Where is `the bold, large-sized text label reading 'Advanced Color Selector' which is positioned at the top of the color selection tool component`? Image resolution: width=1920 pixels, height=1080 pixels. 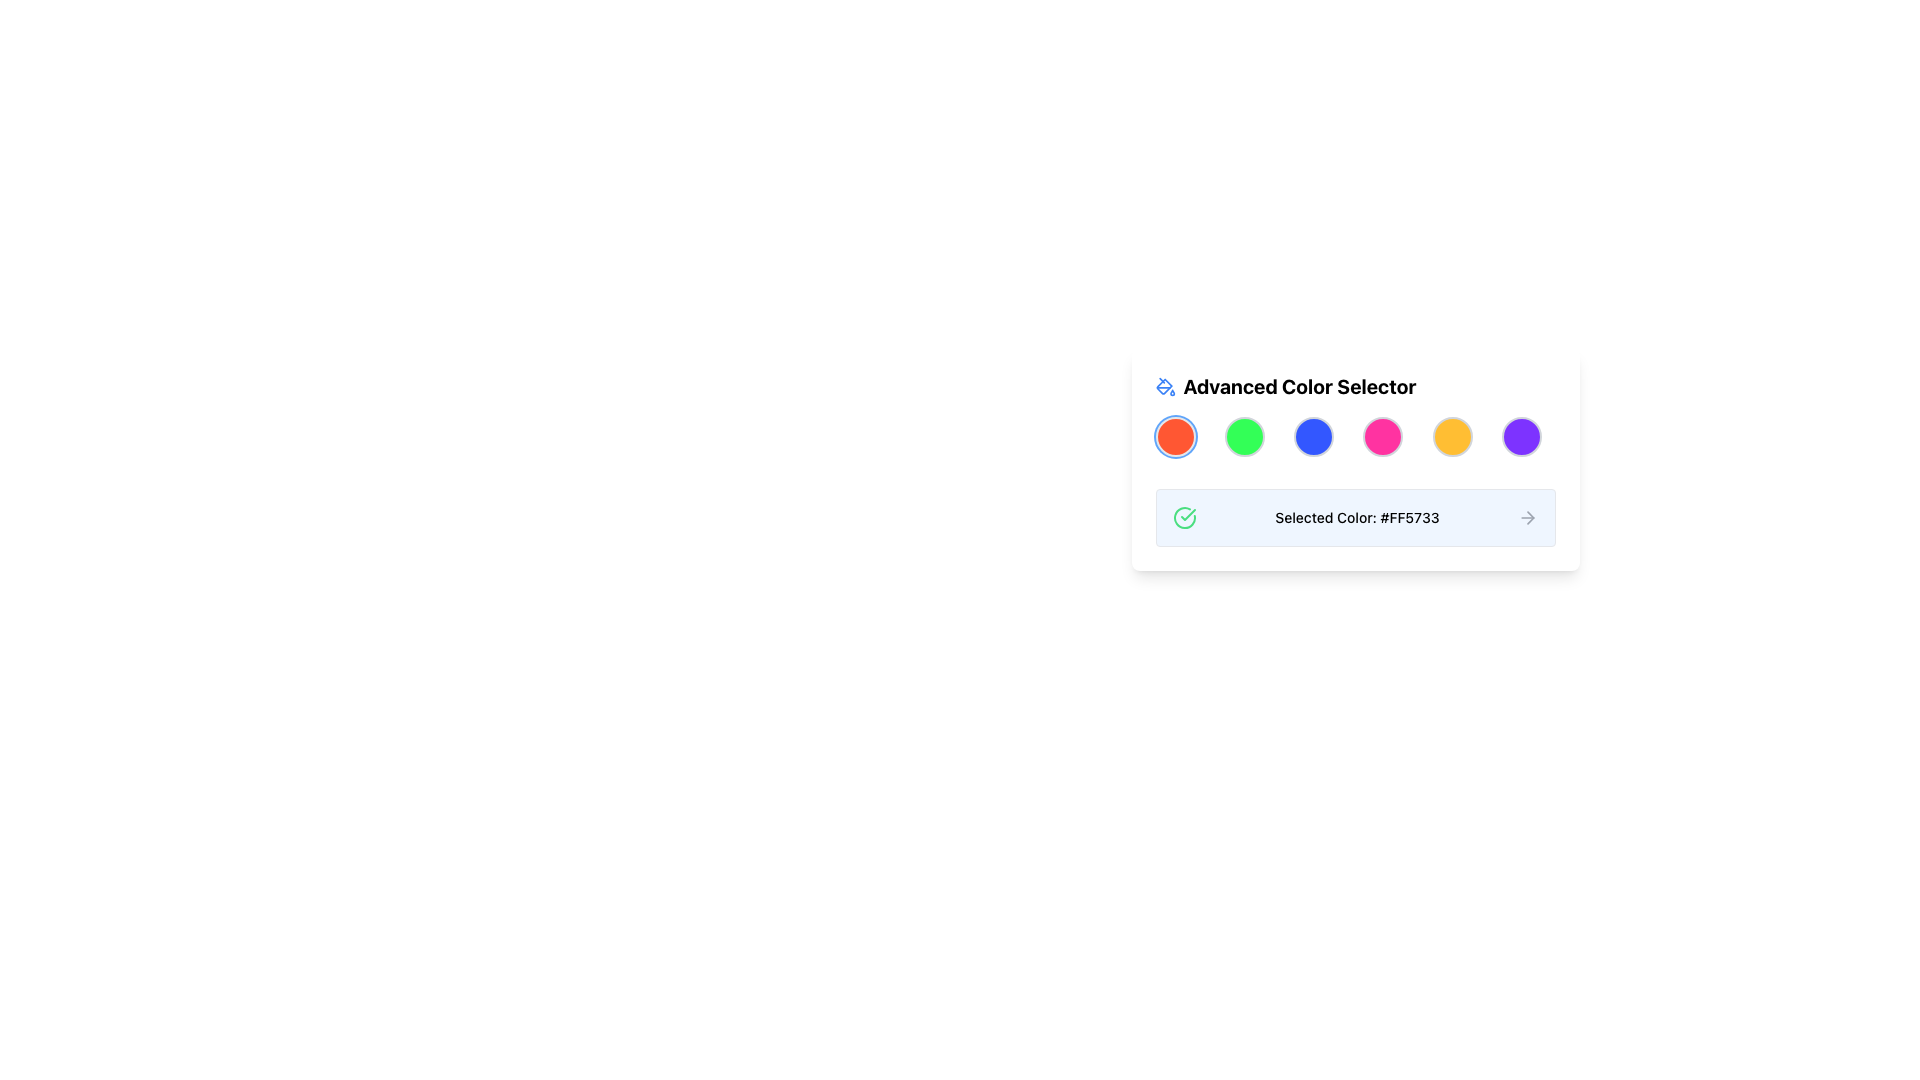 the bold, large-sized text label reading 'Advanced Color Selector' which is positioned at the top of the color selection tool component is located at coordinates (1299, 386).